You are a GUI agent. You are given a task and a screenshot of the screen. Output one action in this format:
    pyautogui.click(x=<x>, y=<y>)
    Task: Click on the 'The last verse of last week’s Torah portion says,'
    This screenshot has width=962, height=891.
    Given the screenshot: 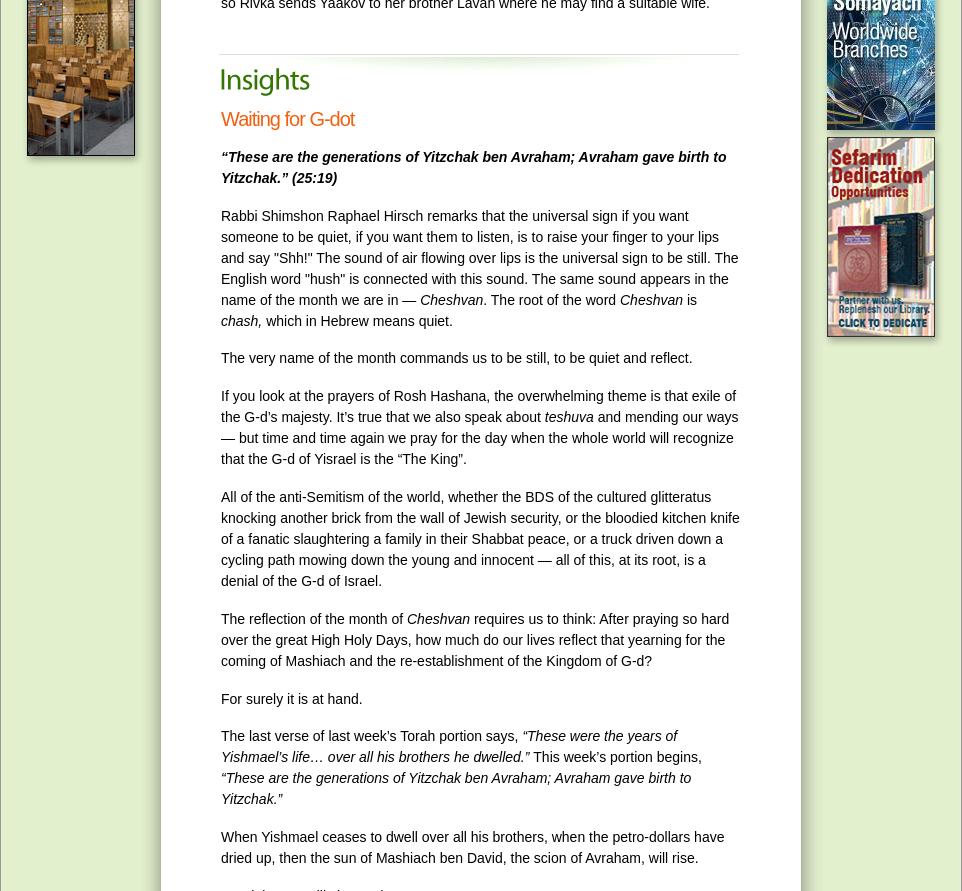 What is the action you would take?
    pyautogui.click(x=371, y=735)
    